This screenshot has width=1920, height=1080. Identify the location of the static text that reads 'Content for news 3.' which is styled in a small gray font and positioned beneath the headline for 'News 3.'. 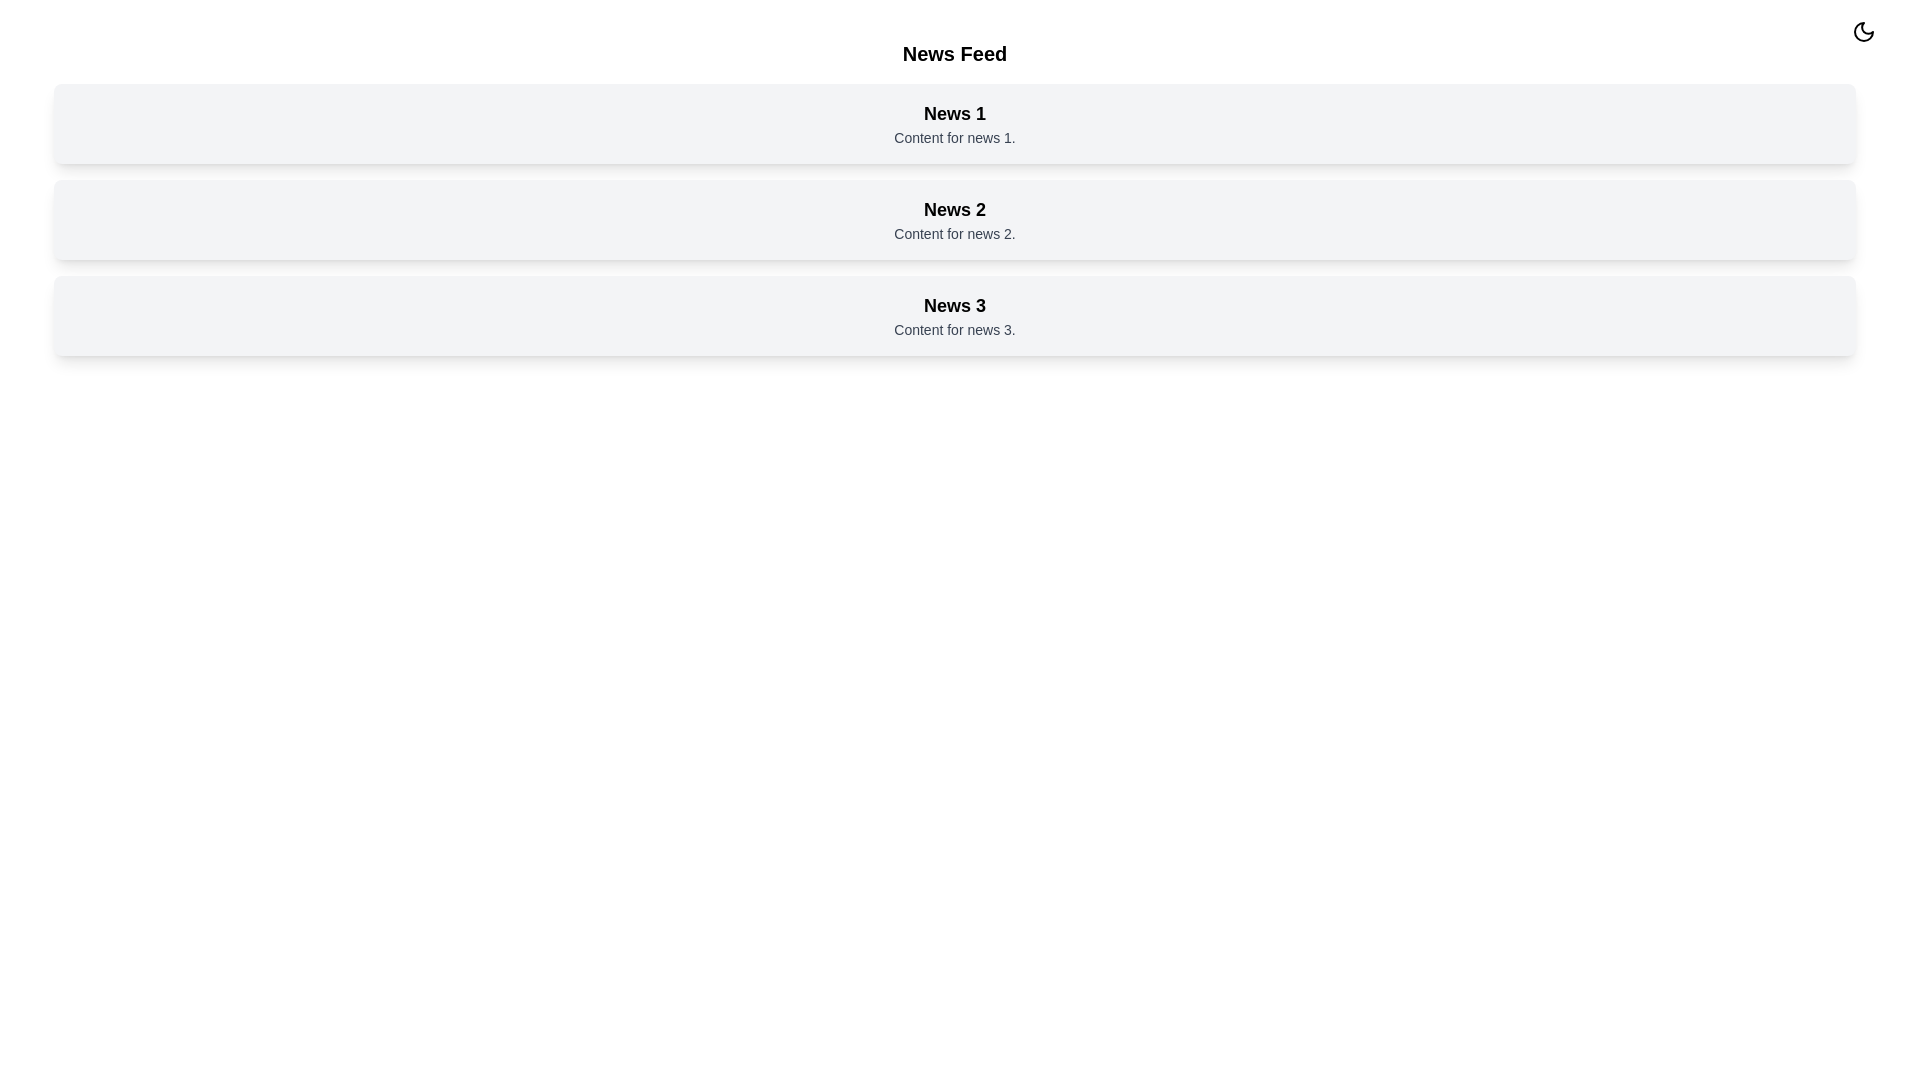
(954, 329).